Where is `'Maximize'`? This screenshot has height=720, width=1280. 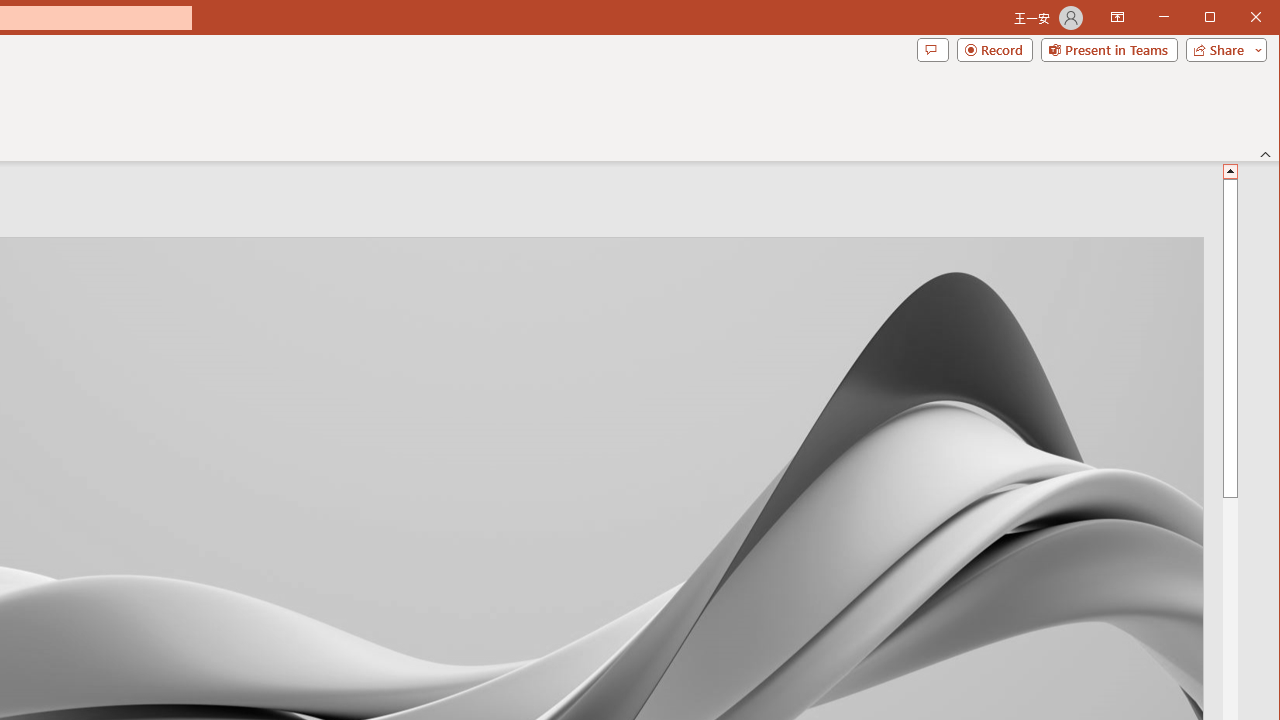
'Maximize' is located at coordinates (1238, 19).